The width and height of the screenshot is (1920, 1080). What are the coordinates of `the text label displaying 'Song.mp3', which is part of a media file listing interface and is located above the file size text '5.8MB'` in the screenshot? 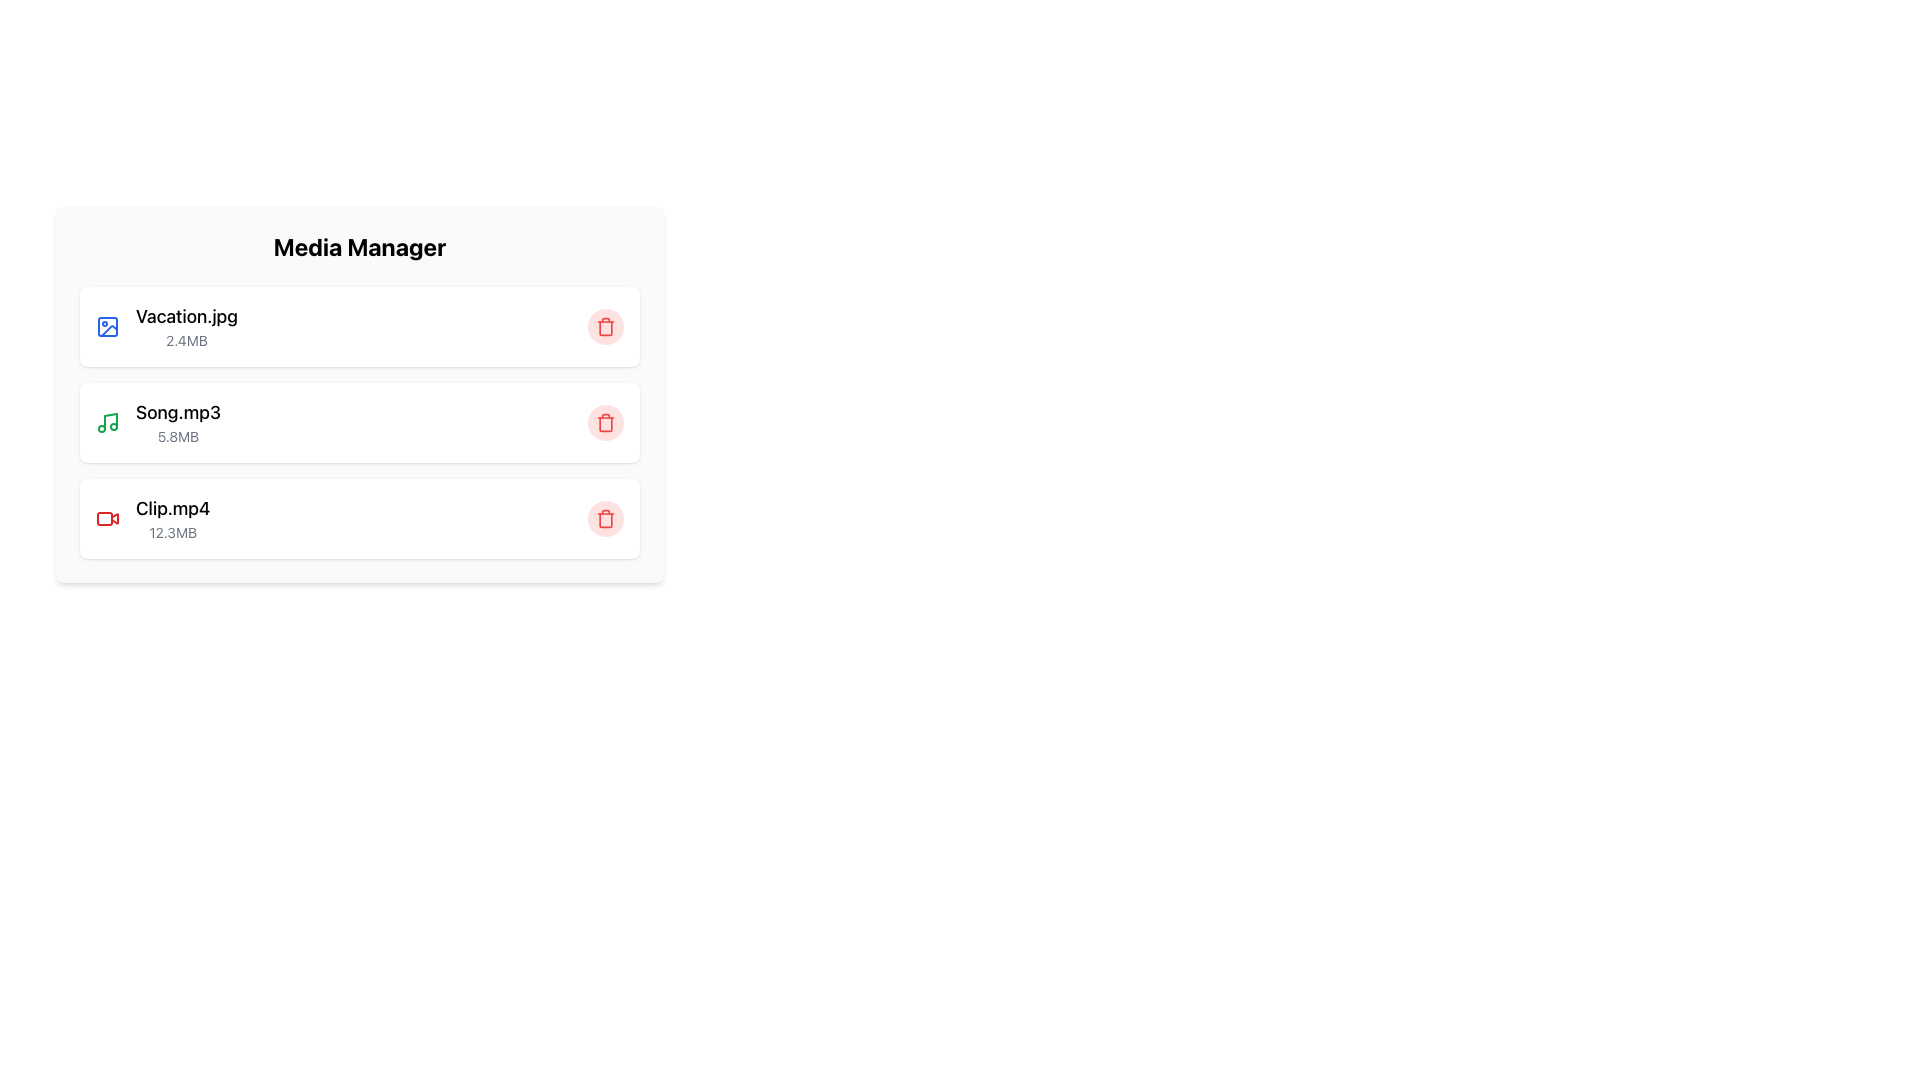 It's located at (178, 411).